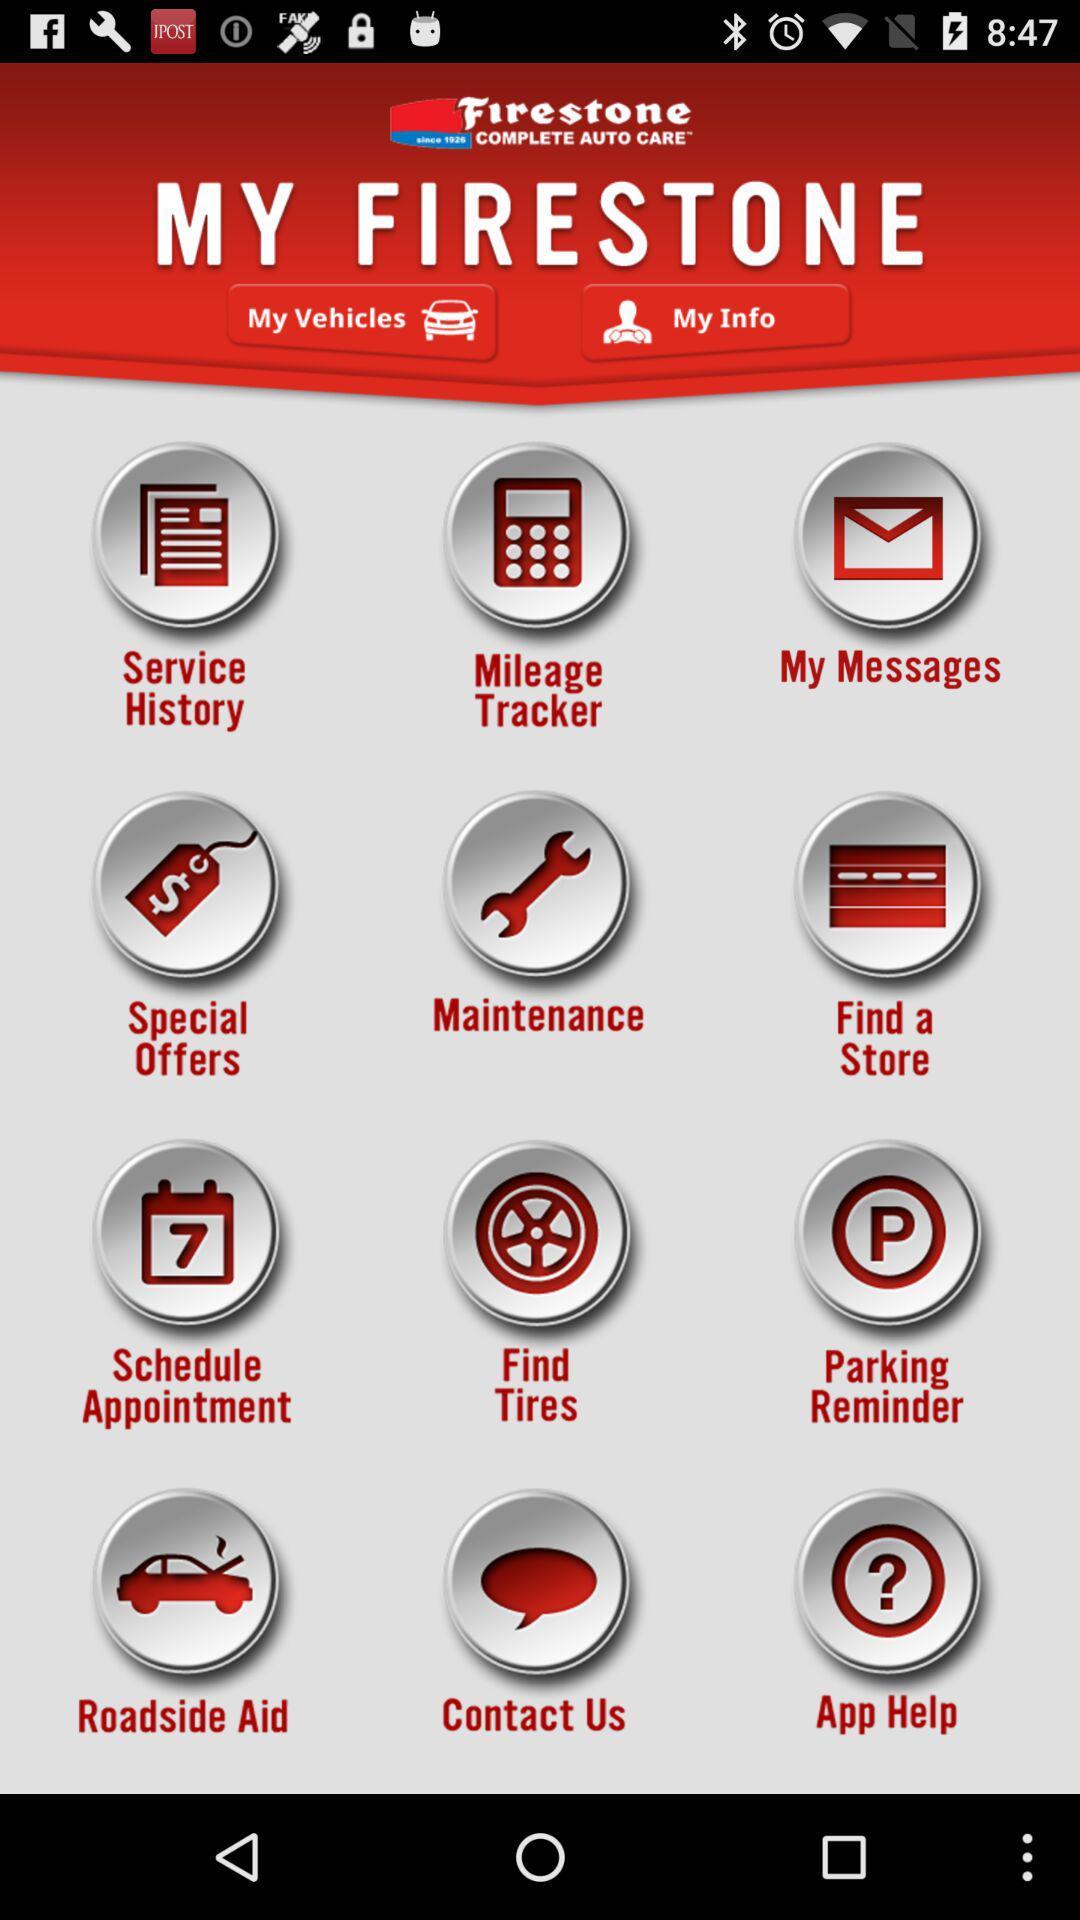  What do you see at coordinates (189, 1633) in the screenshot?
I see `roadside aid option` at bounding box center [189, 1633].